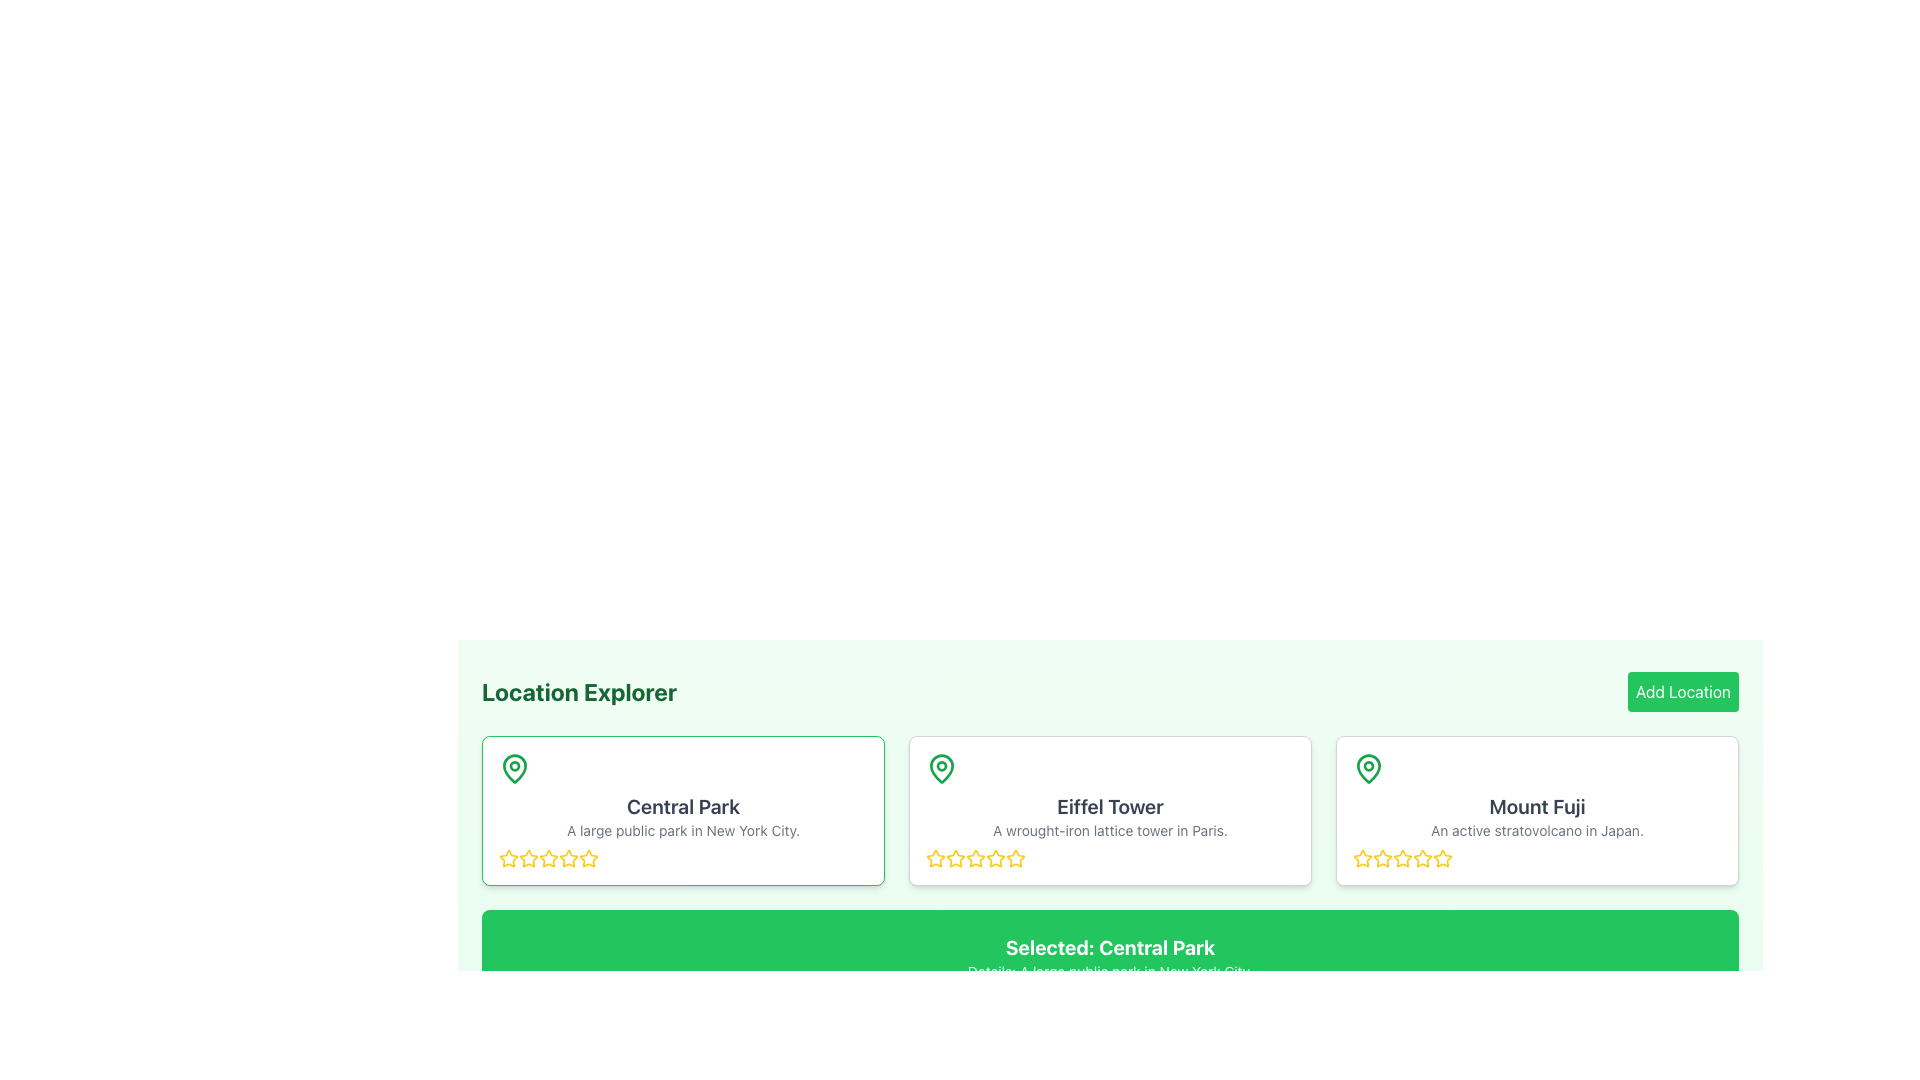  What do you see at coordinates (1421, 858) in the screenshot?
I see `the sixth yellow star icon in the star-rating system under the 'Mount Fuji' card` at bounding box center [1421, 858].